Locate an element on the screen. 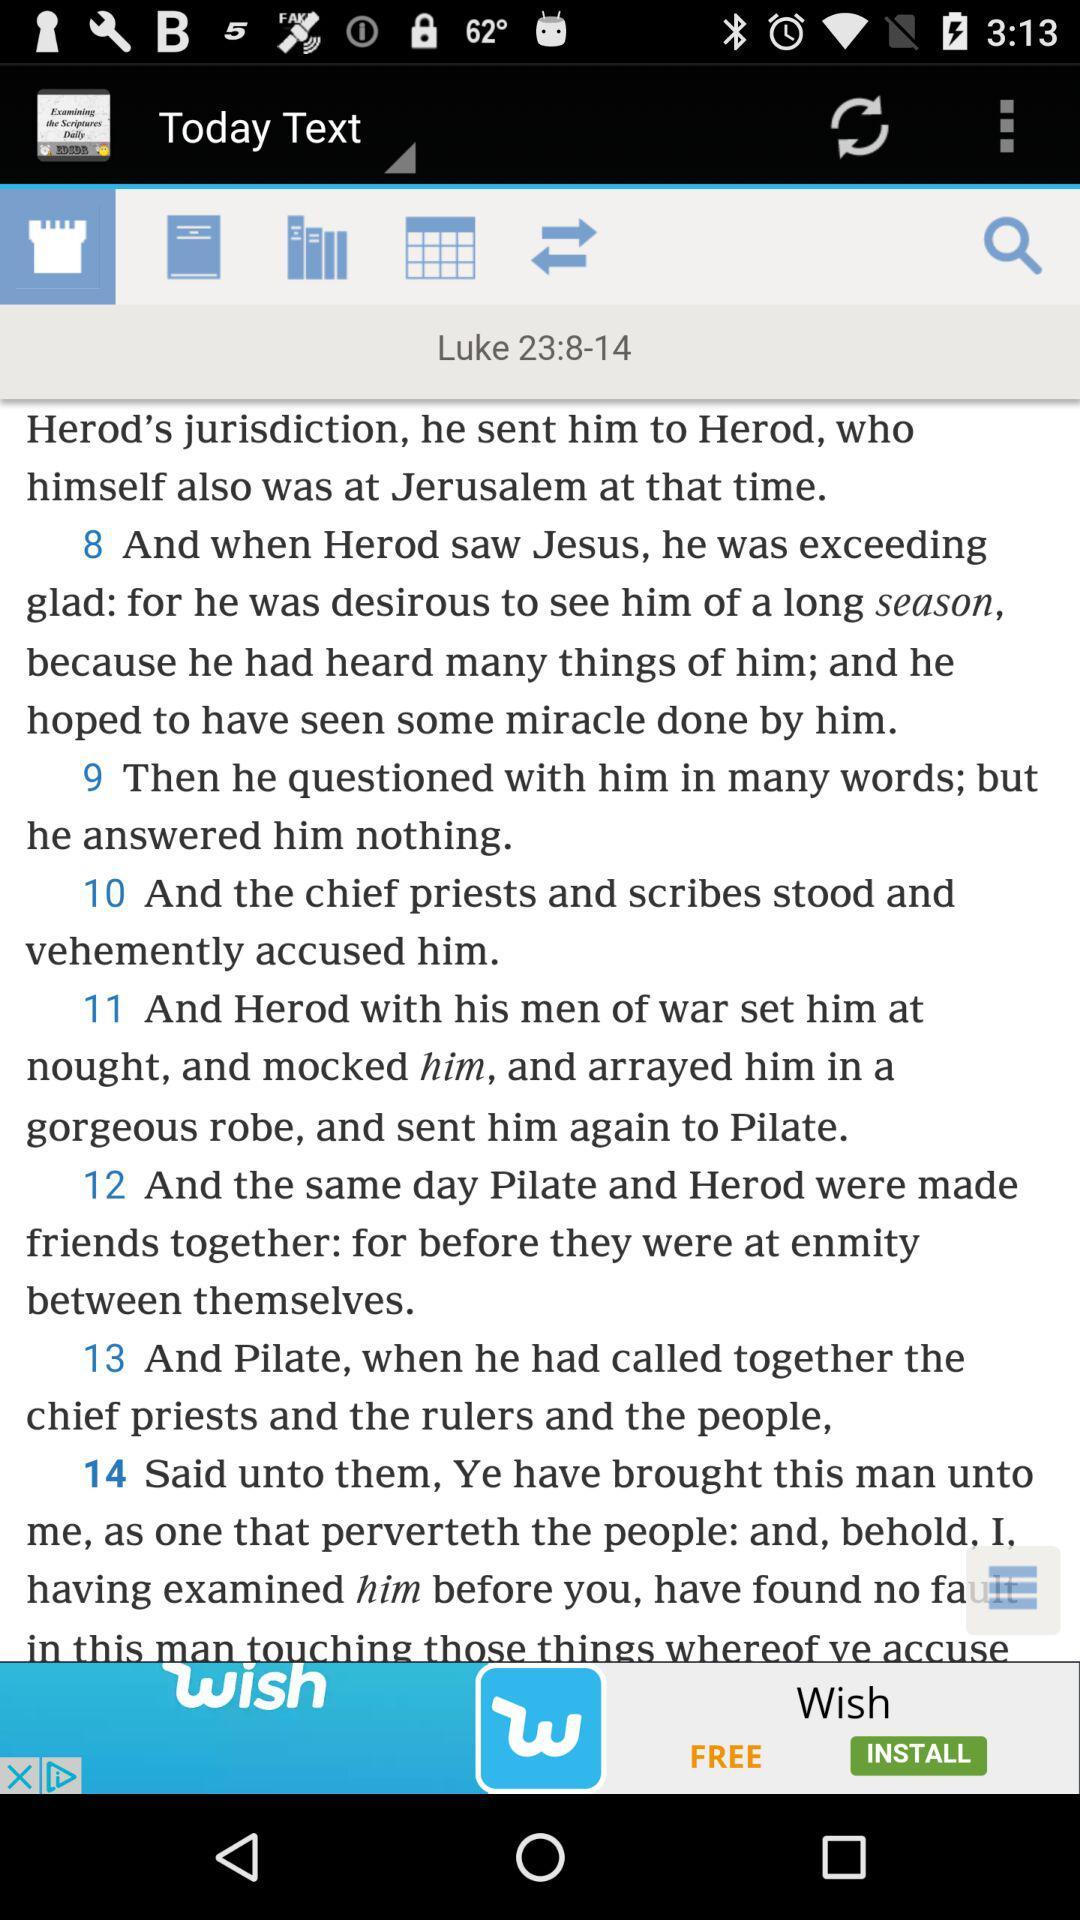  text screen is located at coordinates (540, 924).